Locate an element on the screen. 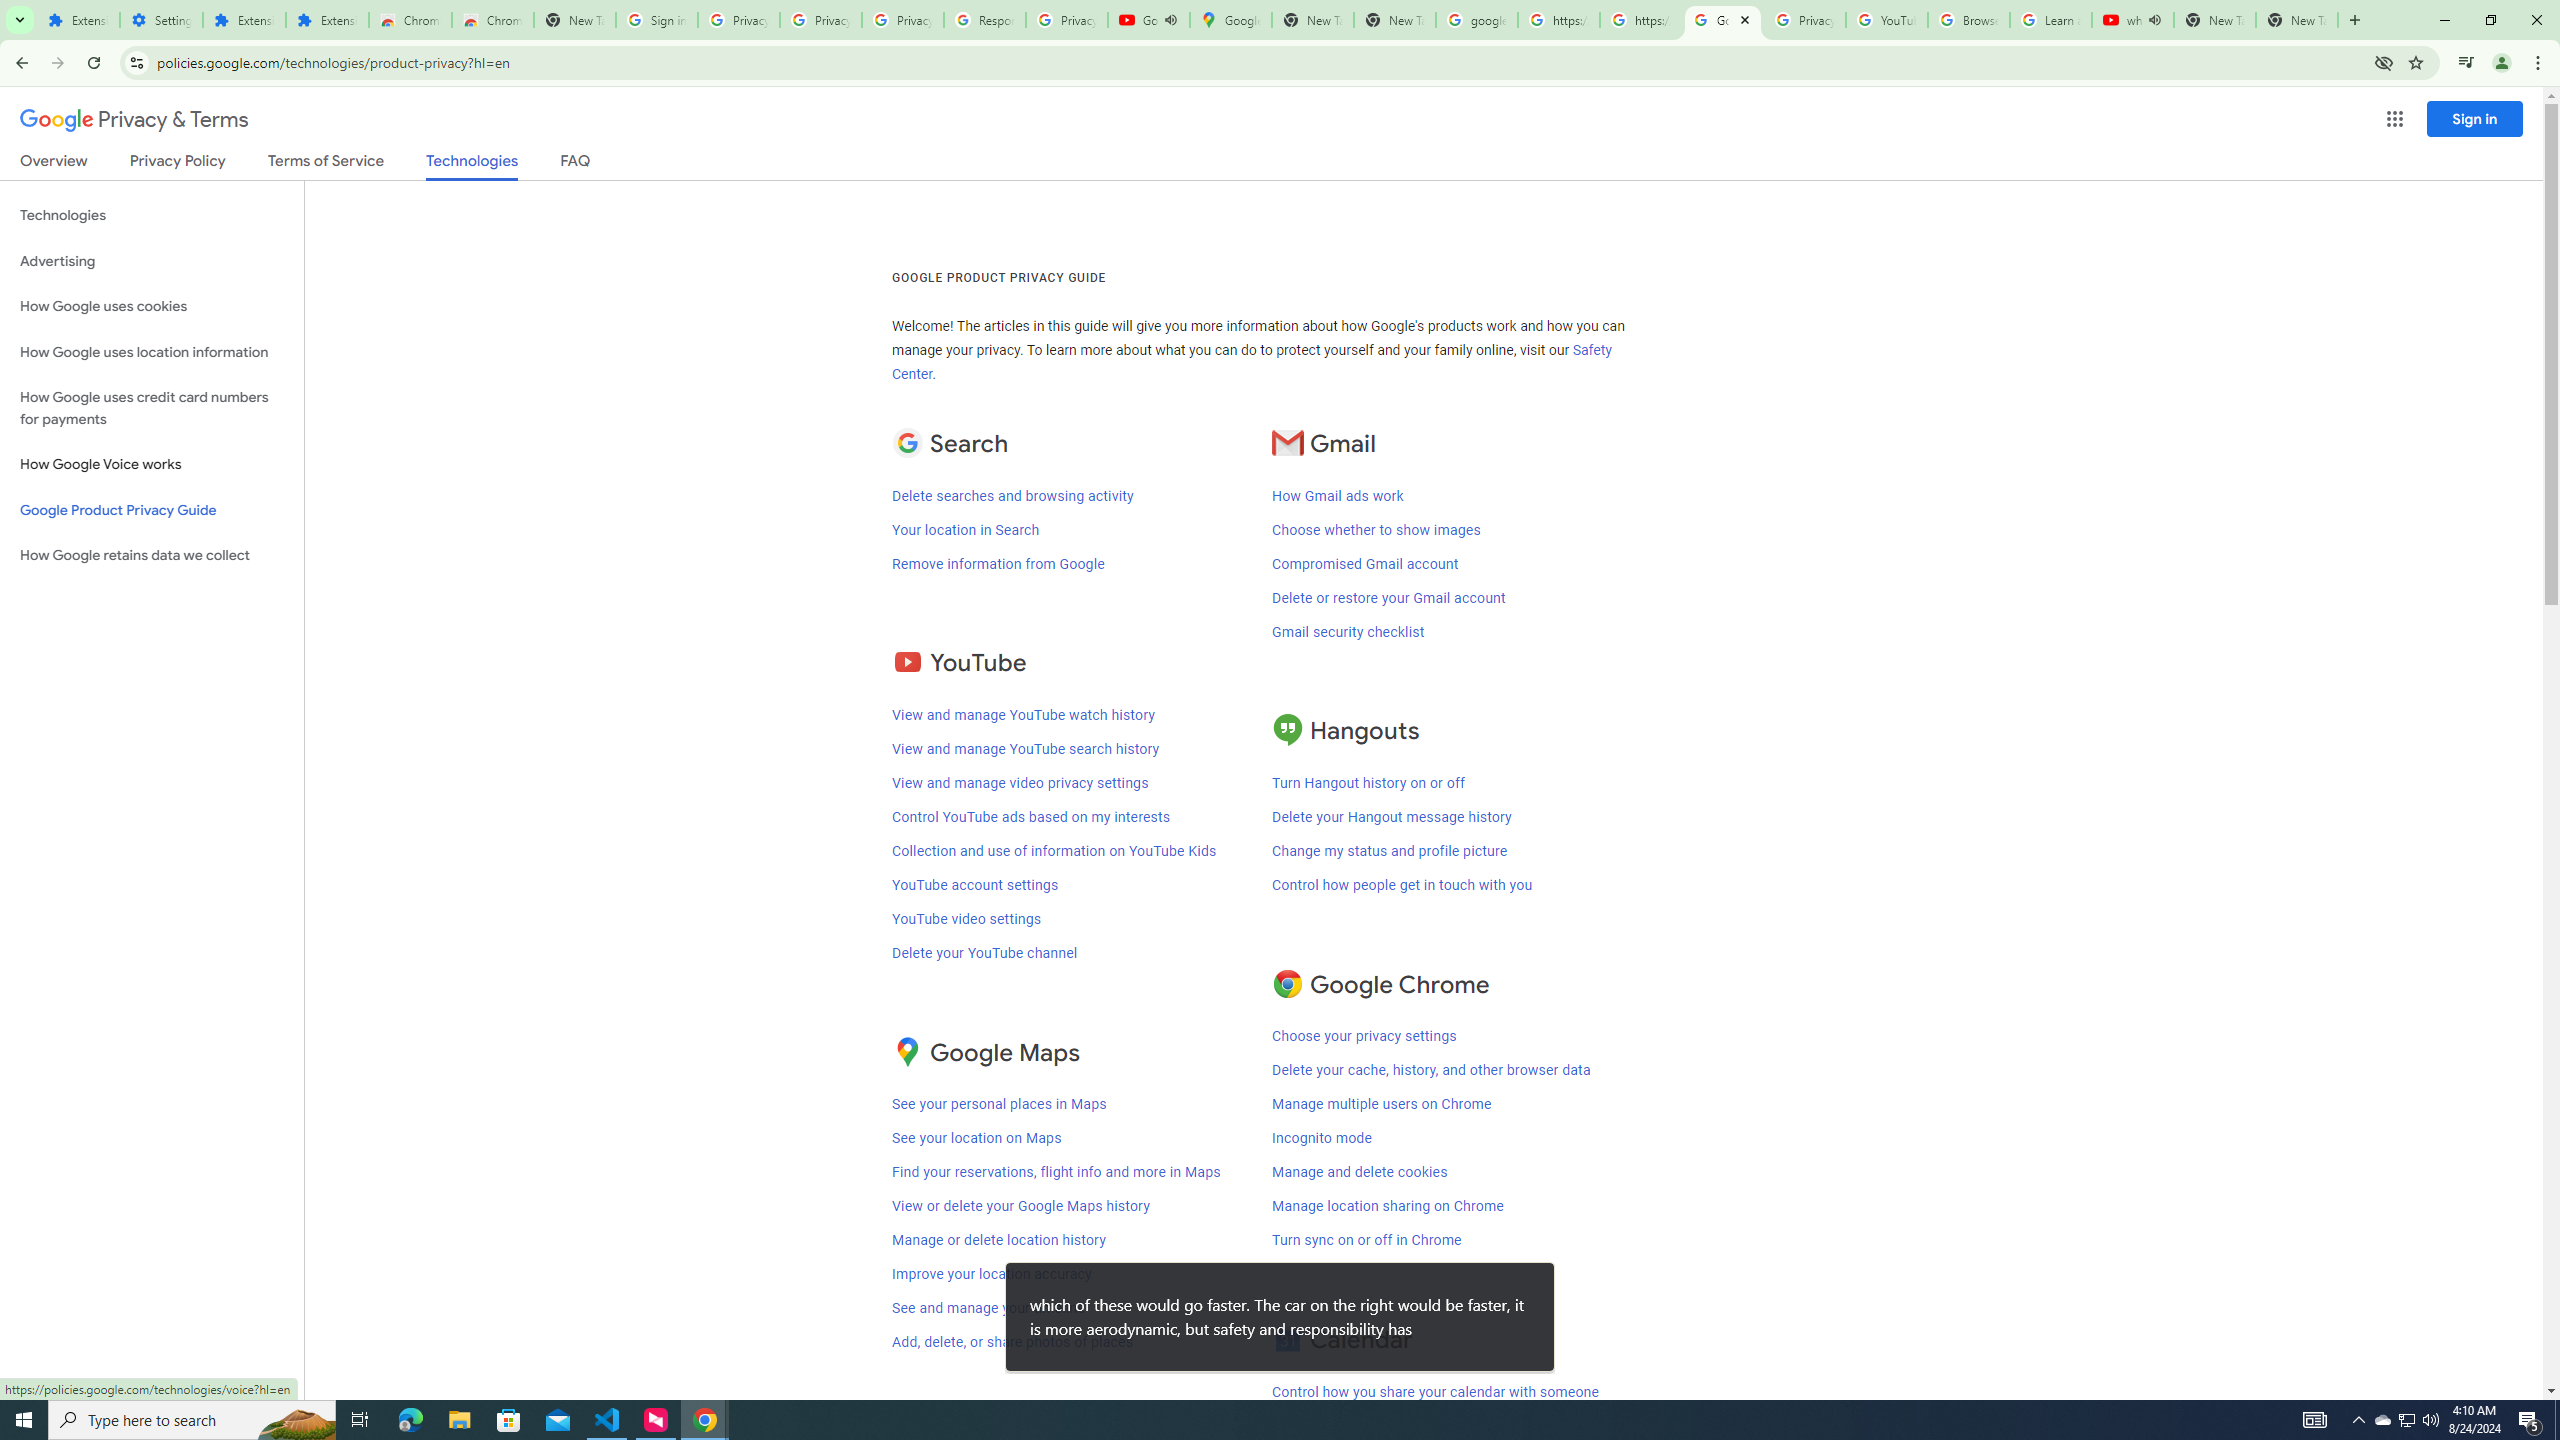  'Incognito mode' is located at coordinates (1321, 1138).